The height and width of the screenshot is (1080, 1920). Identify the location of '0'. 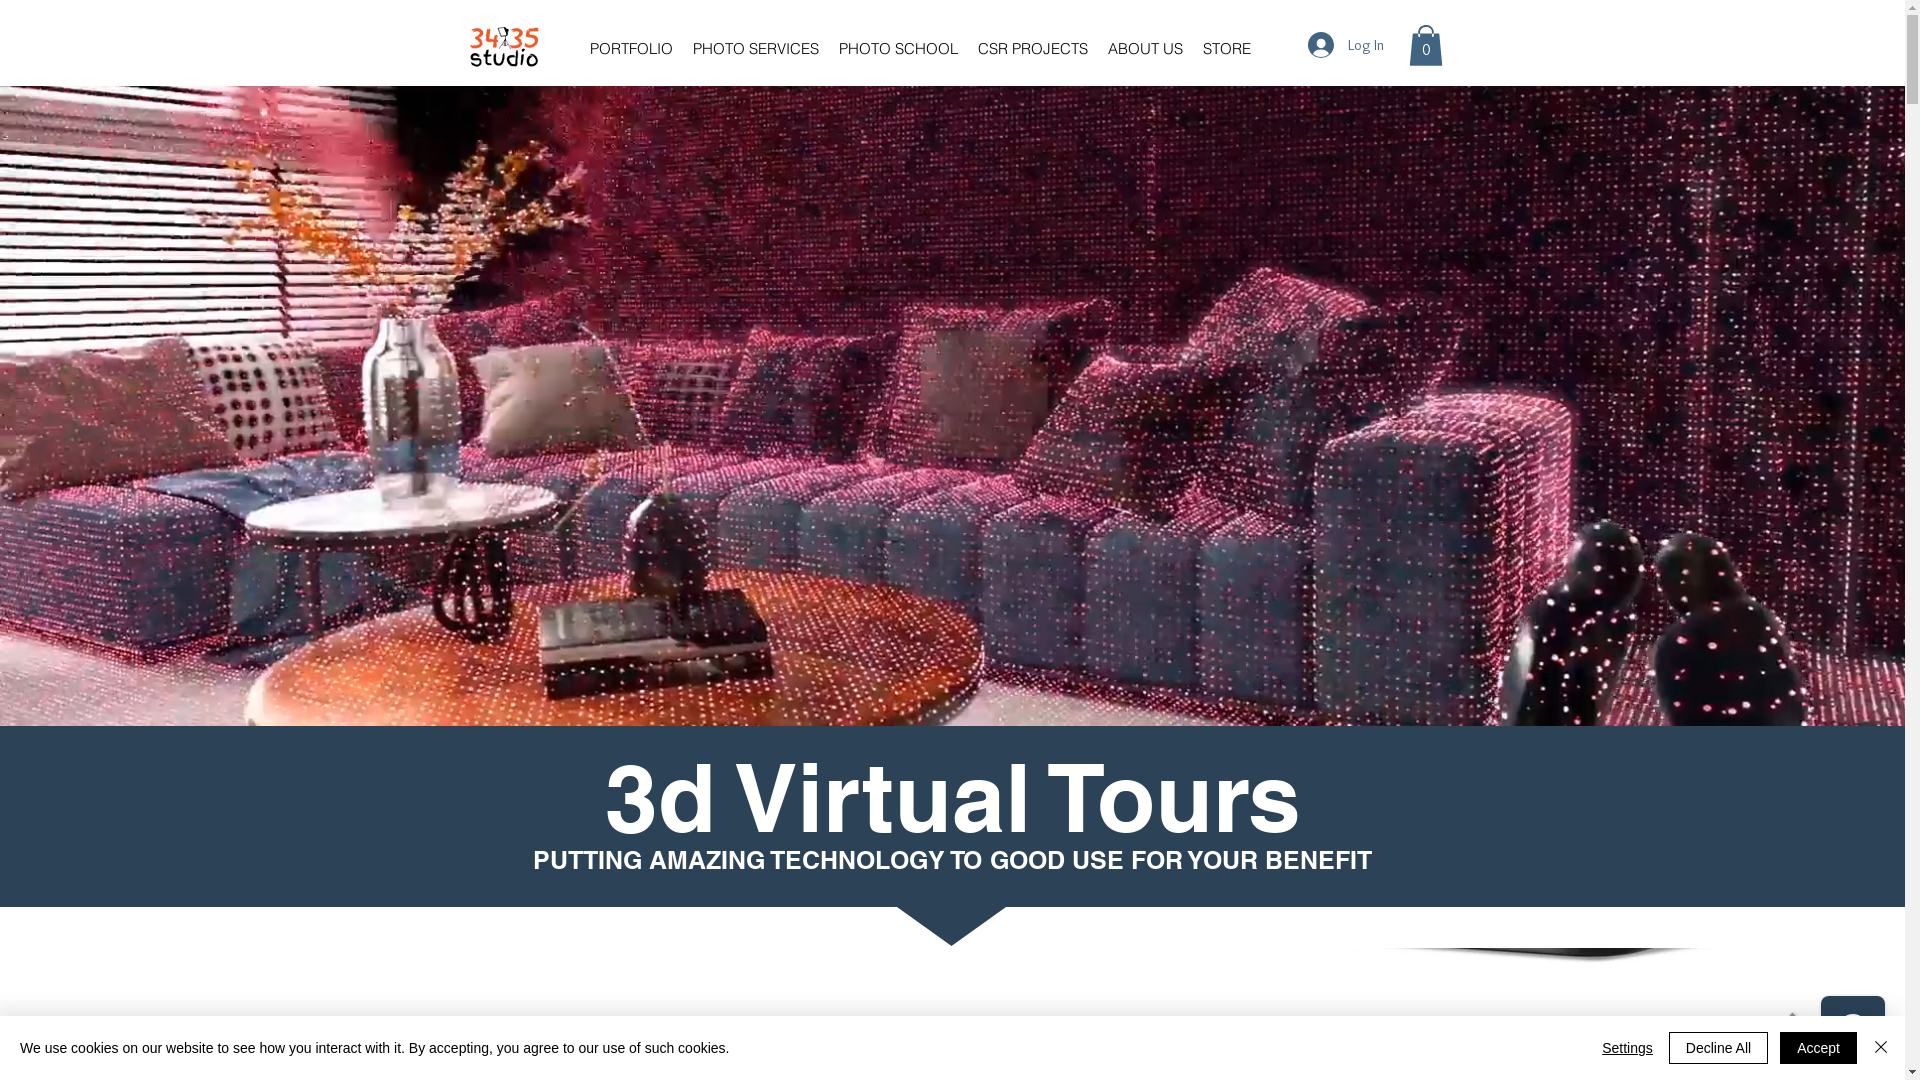
(1424, 45).